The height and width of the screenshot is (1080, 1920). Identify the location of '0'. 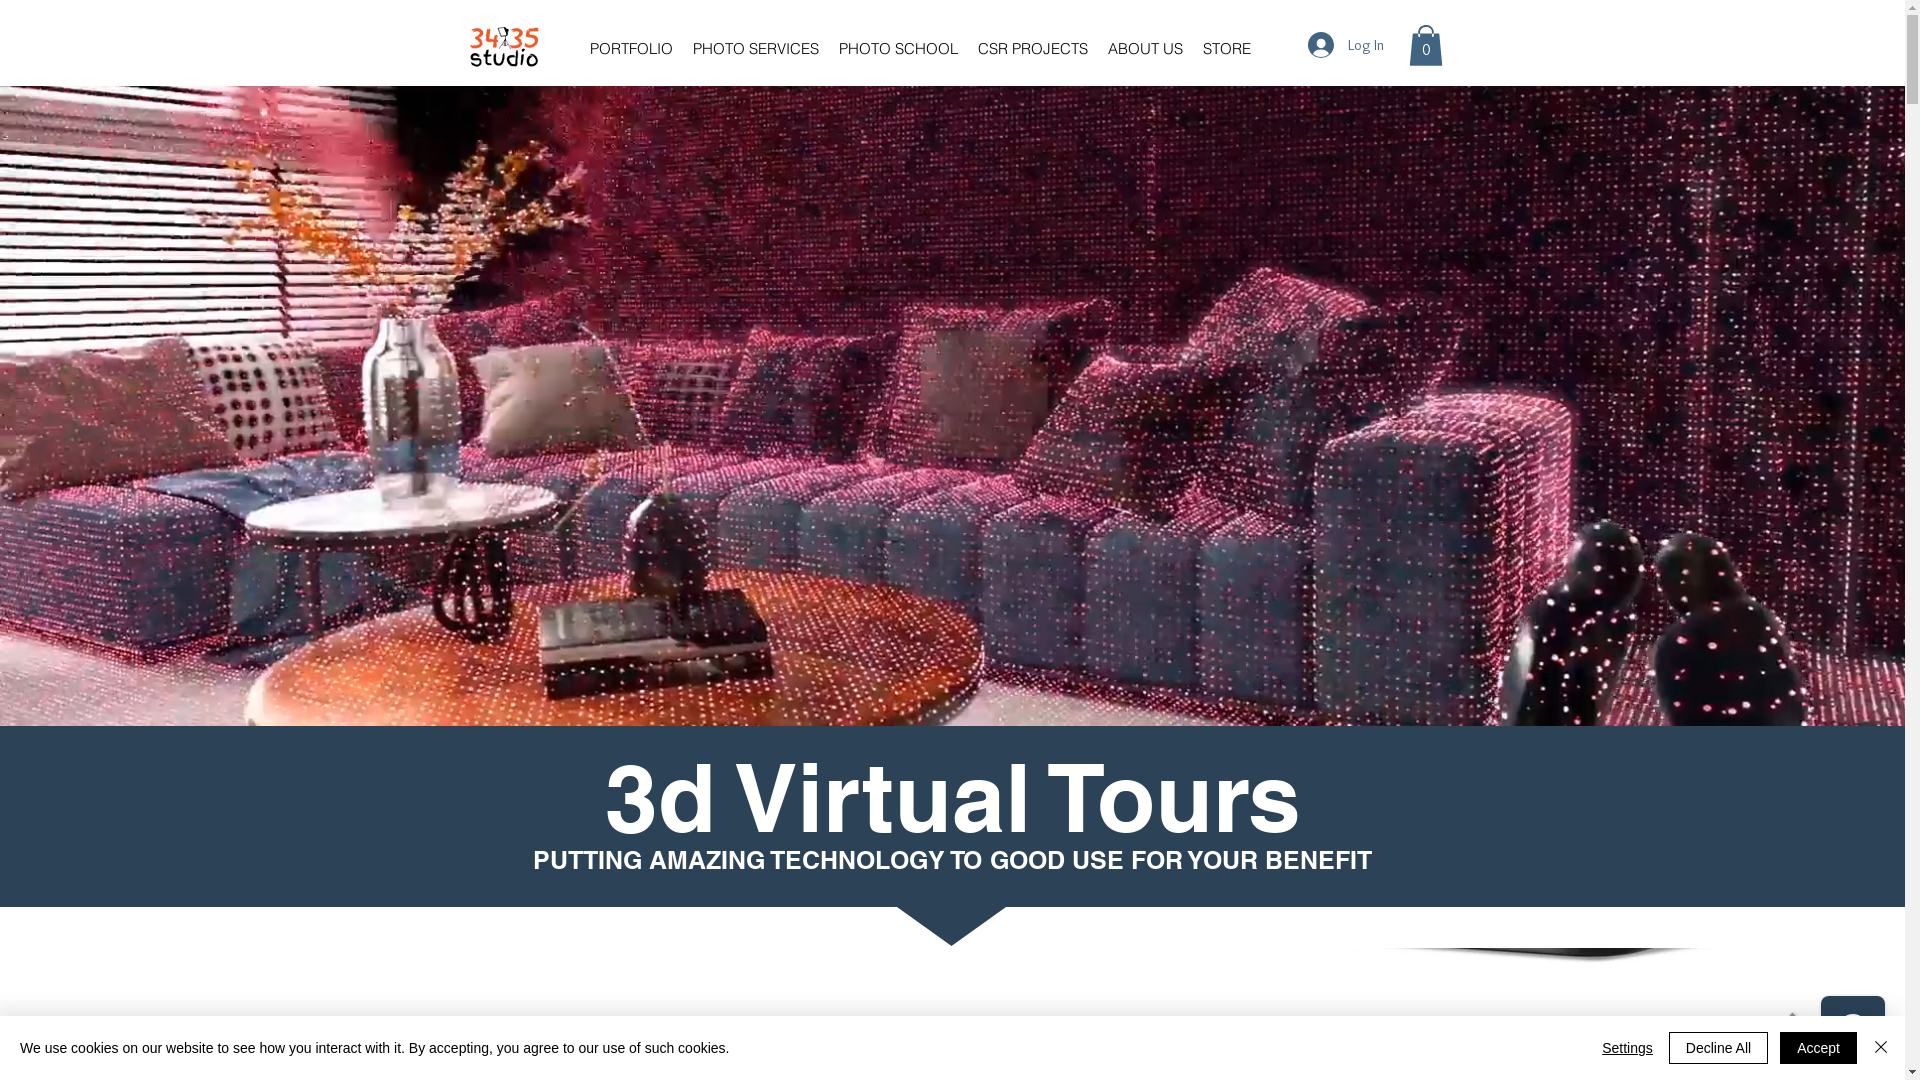
(1424, 45).